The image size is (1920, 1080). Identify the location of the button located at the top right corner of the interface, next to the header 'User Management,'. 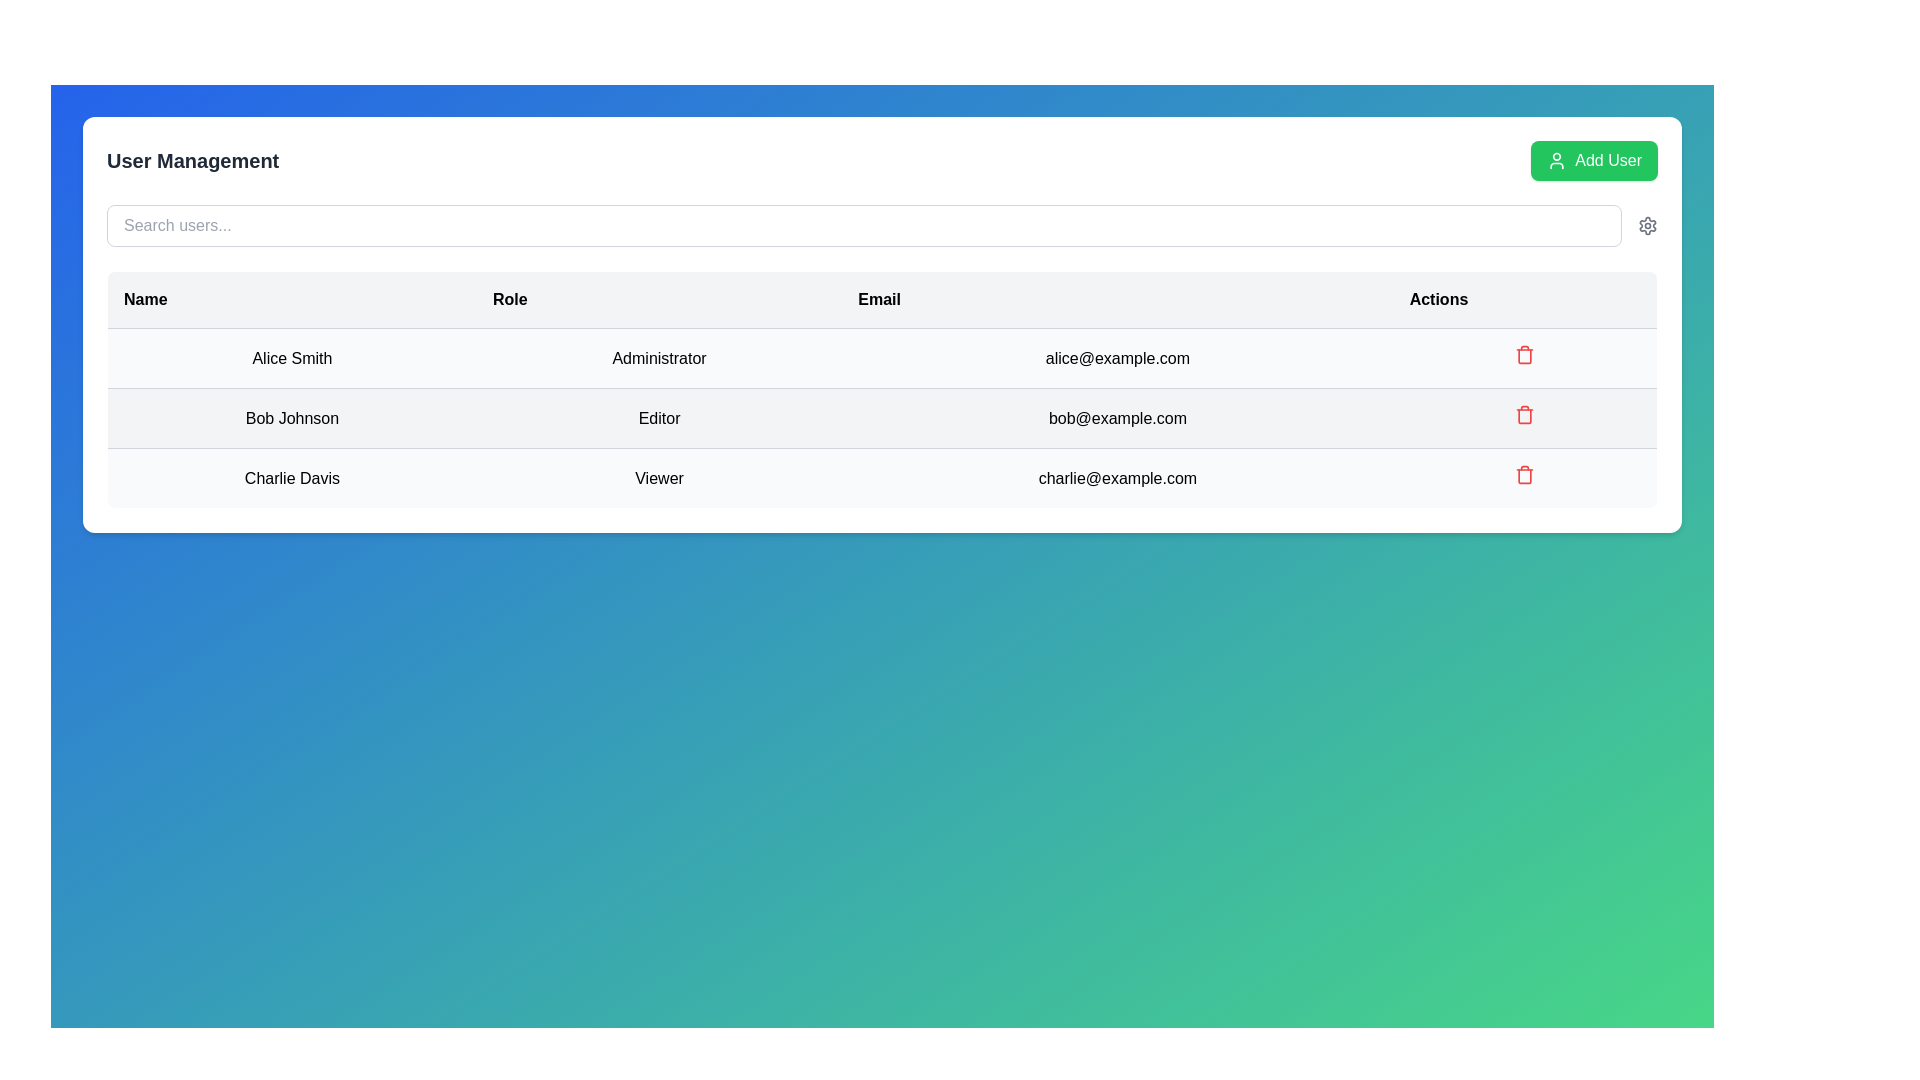
(1593, 160).